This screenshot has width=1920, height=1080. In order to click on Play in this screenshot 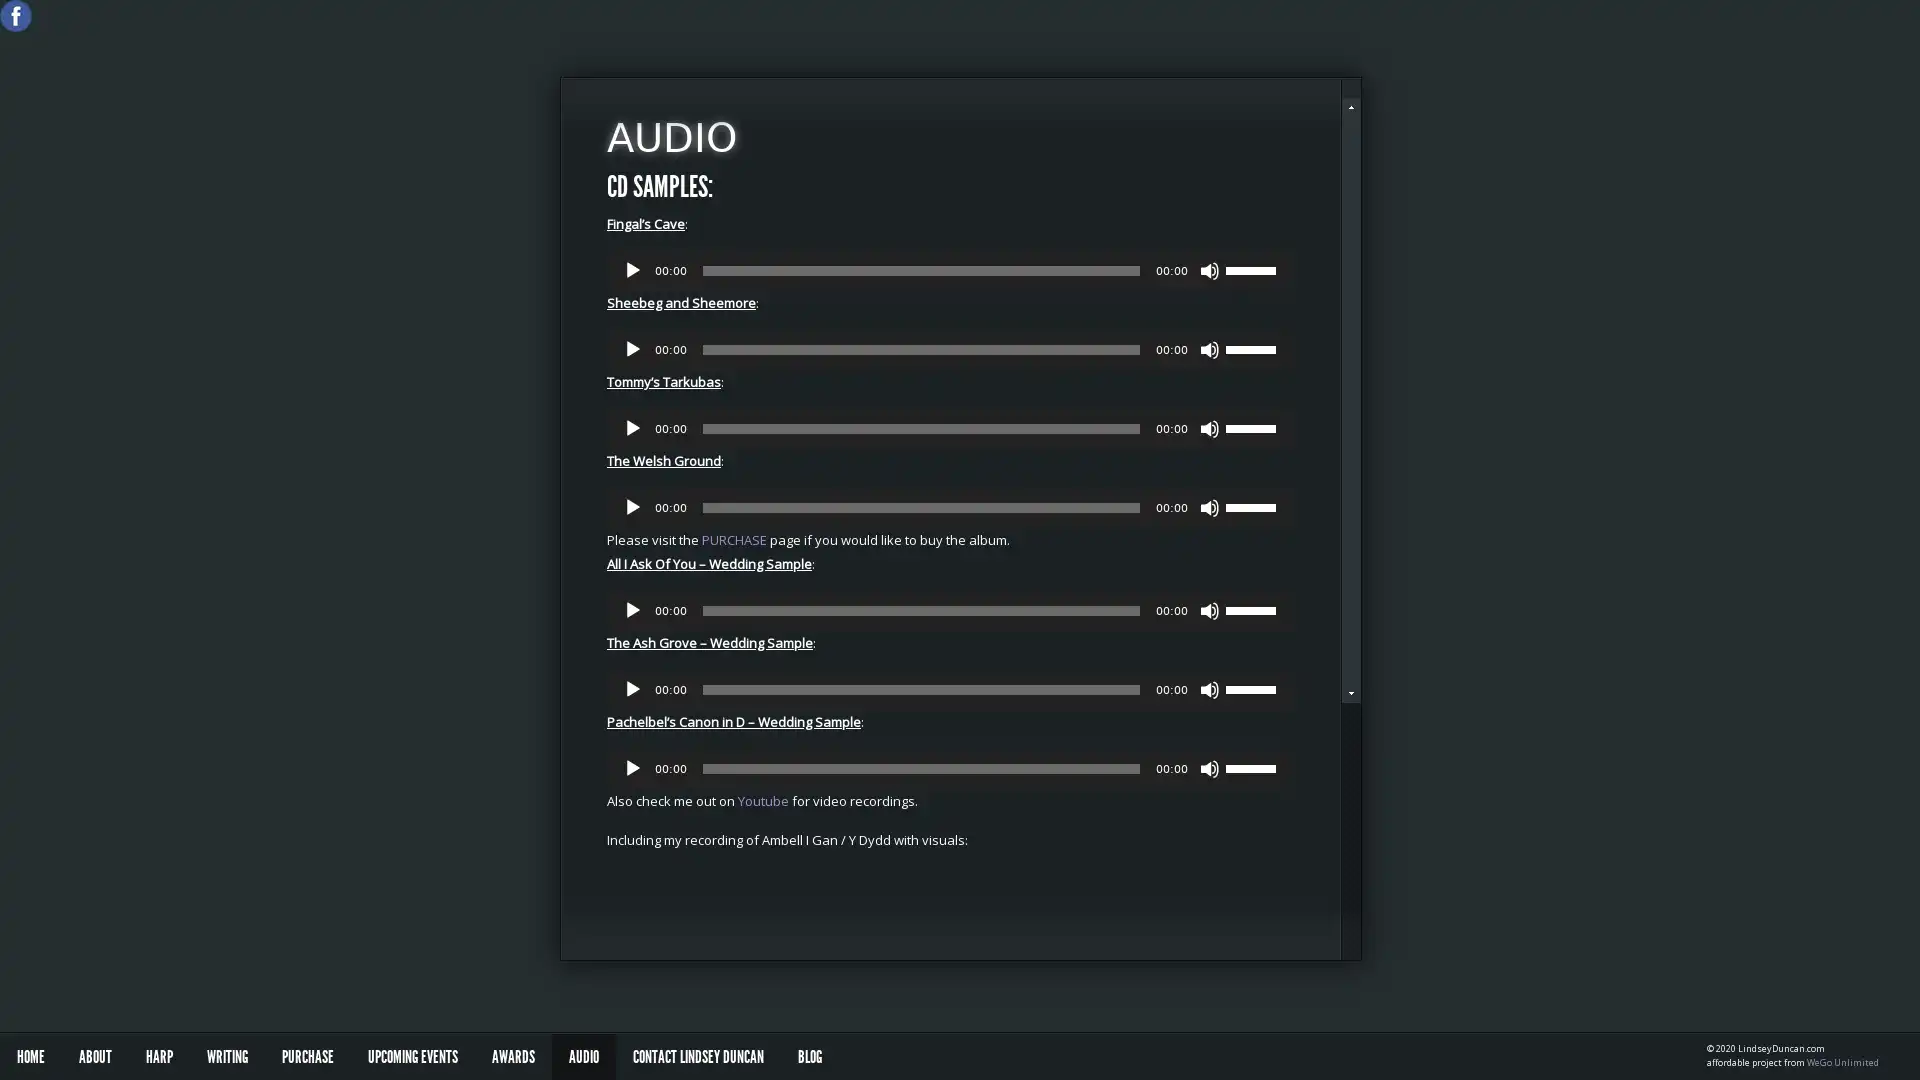, I will do `click(632, 609)`.